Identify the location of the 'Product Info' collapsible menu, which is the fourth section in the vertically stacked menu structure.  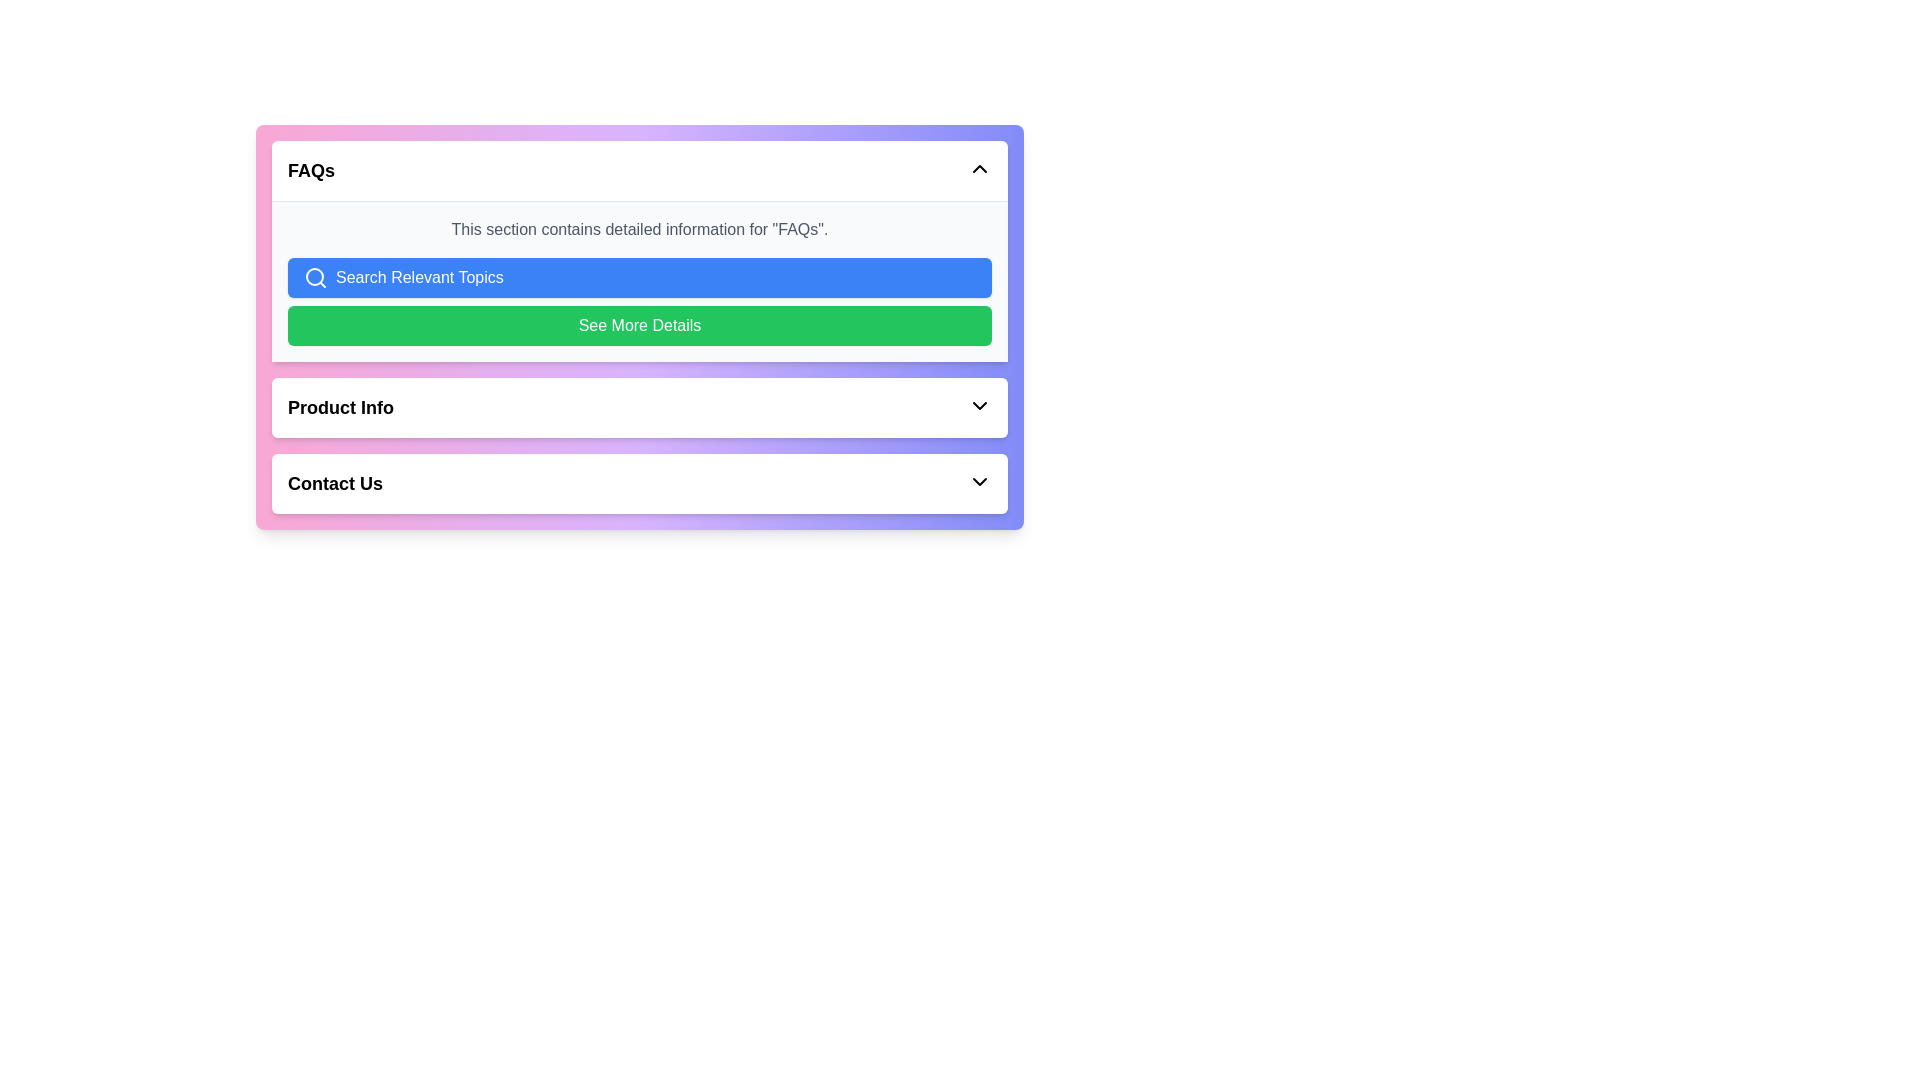
(638, 407).